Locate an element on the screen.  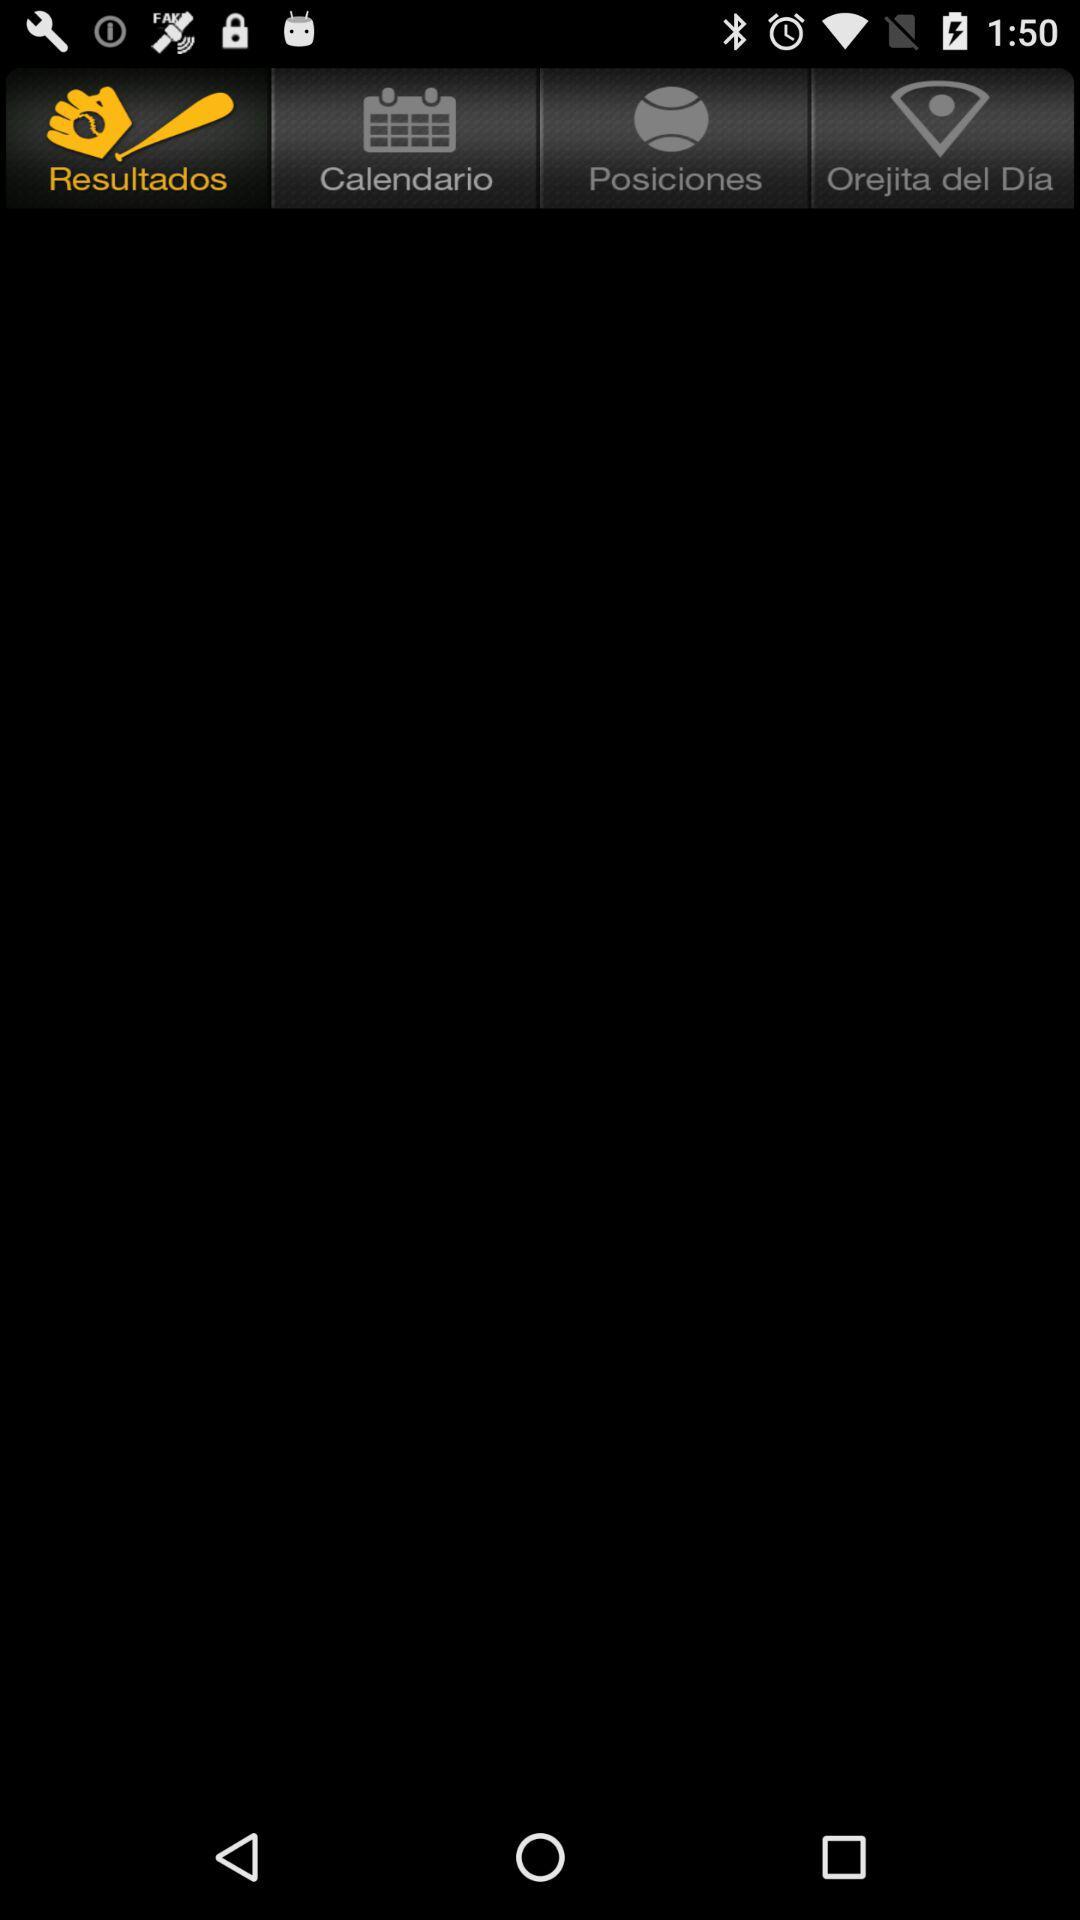
item at the top right corner is located at coordinates (945, 137).